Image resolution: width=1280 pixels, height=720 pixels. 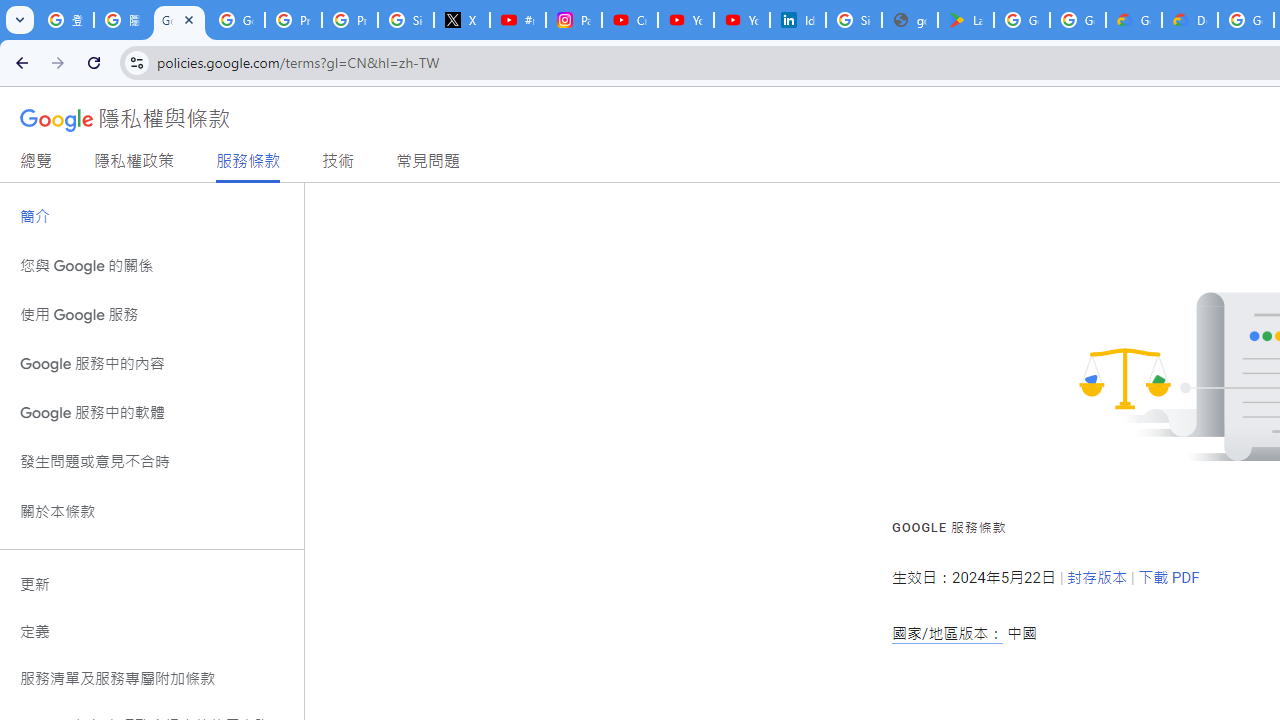 What do you see at coordinates (1076, 20) in the screenshot?
I see `'Google Workspace - Specific Terms'` at bounding box center [1076, 20].